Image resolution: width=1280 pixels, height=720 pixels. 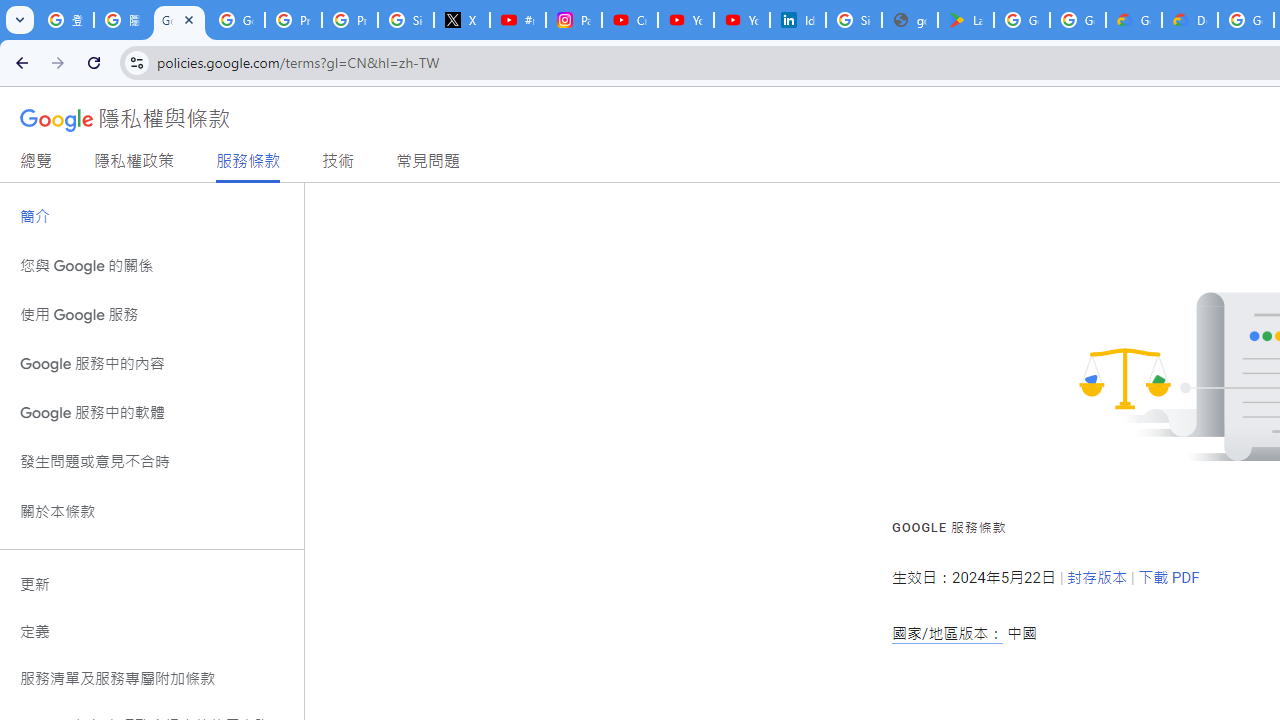 What do you see at coordinates (1076, 20) in the screenshot?
I see `'Google Workspace - Specific Terms'` at bounding box center [1076, 20].